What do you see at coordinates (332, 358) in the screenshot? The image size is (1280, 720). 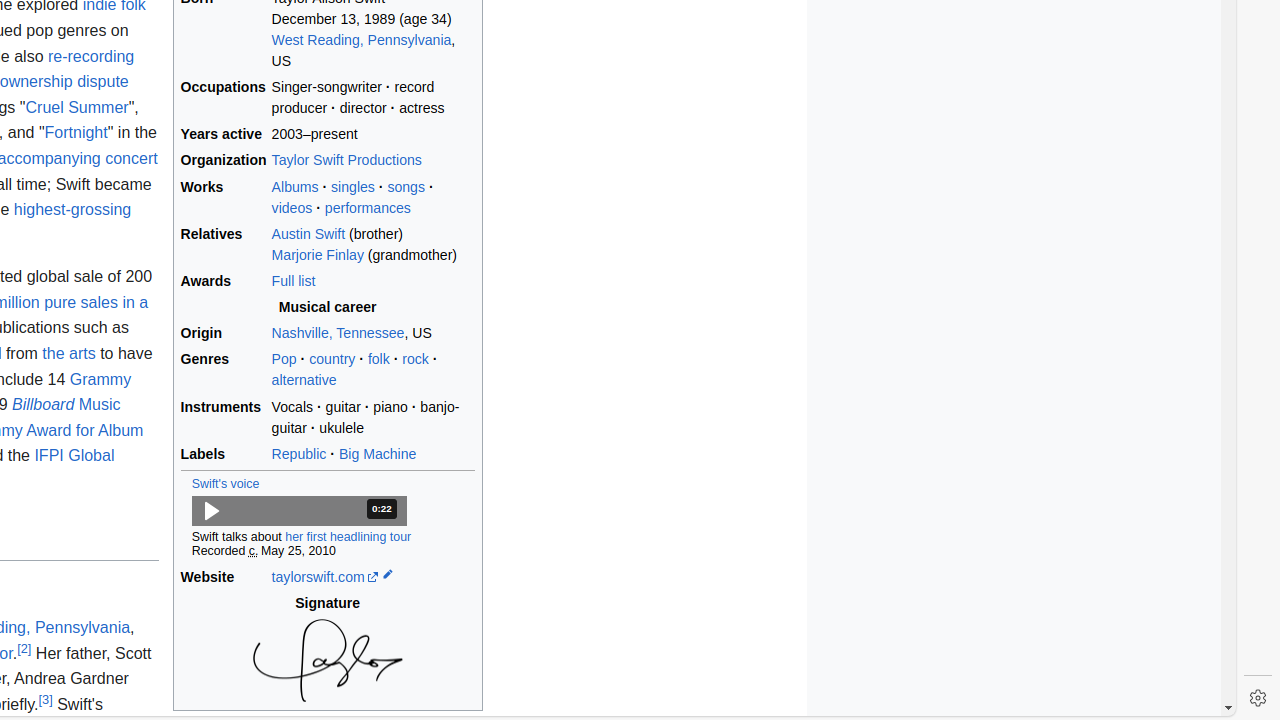 I see `'country'` at bounding box center [332, 358].